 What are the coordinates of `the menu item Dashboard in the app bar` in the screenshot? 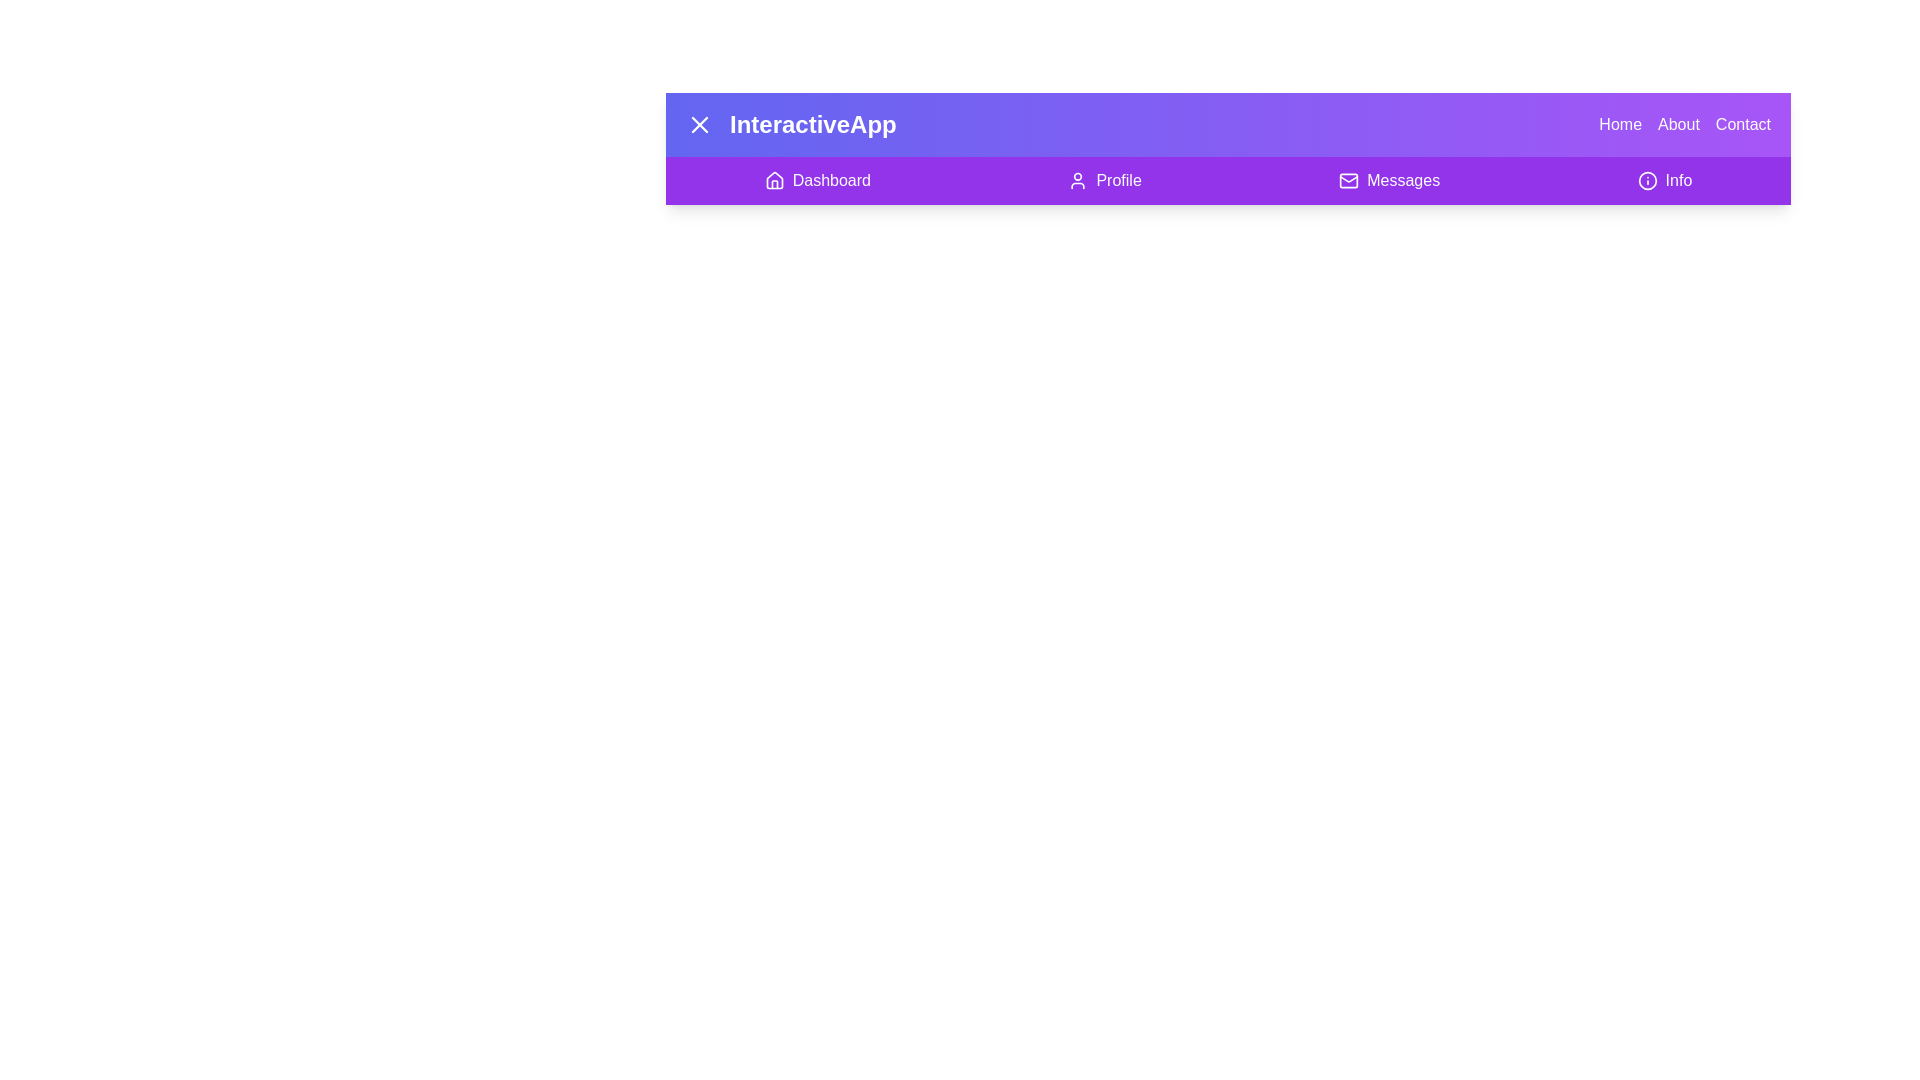 It's located at (817, 181).